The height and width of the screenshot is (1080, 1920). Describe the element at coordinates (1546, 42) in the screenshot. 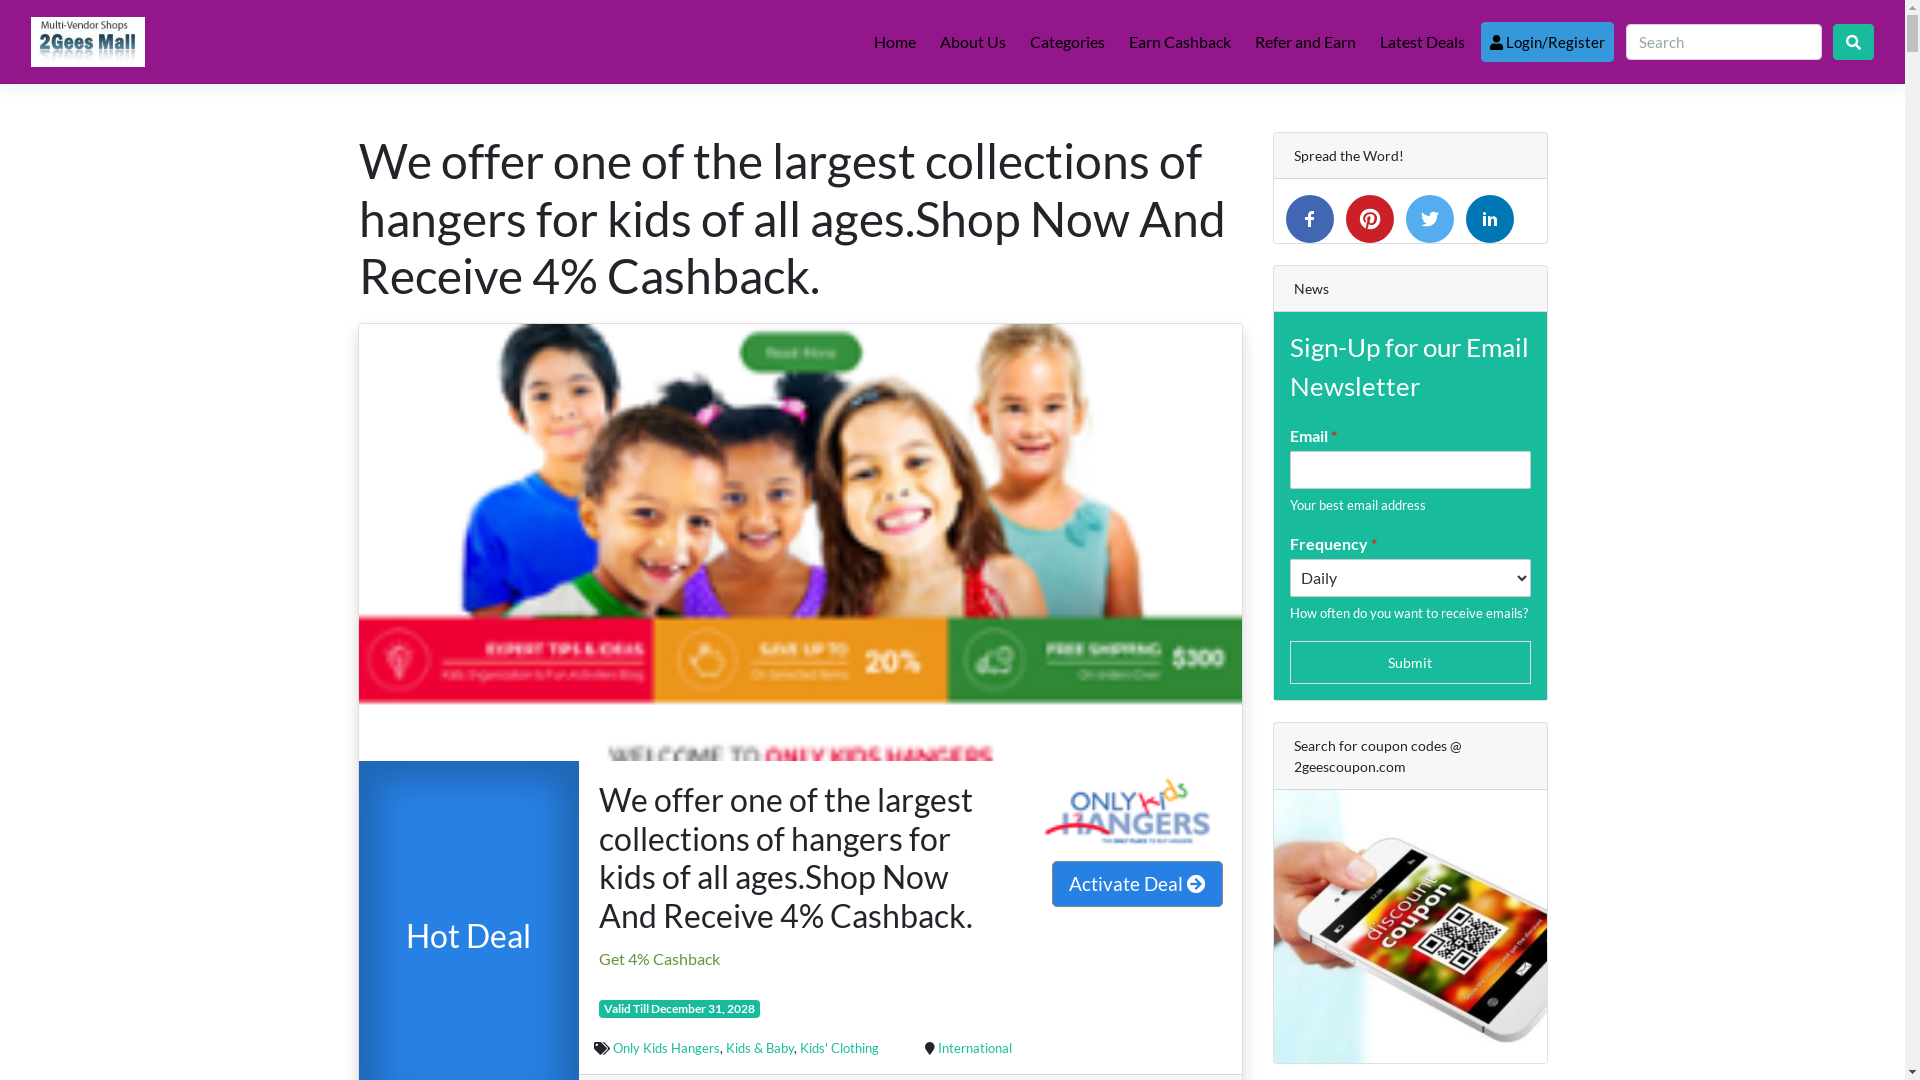

I see `'Login/Register'` at that location.